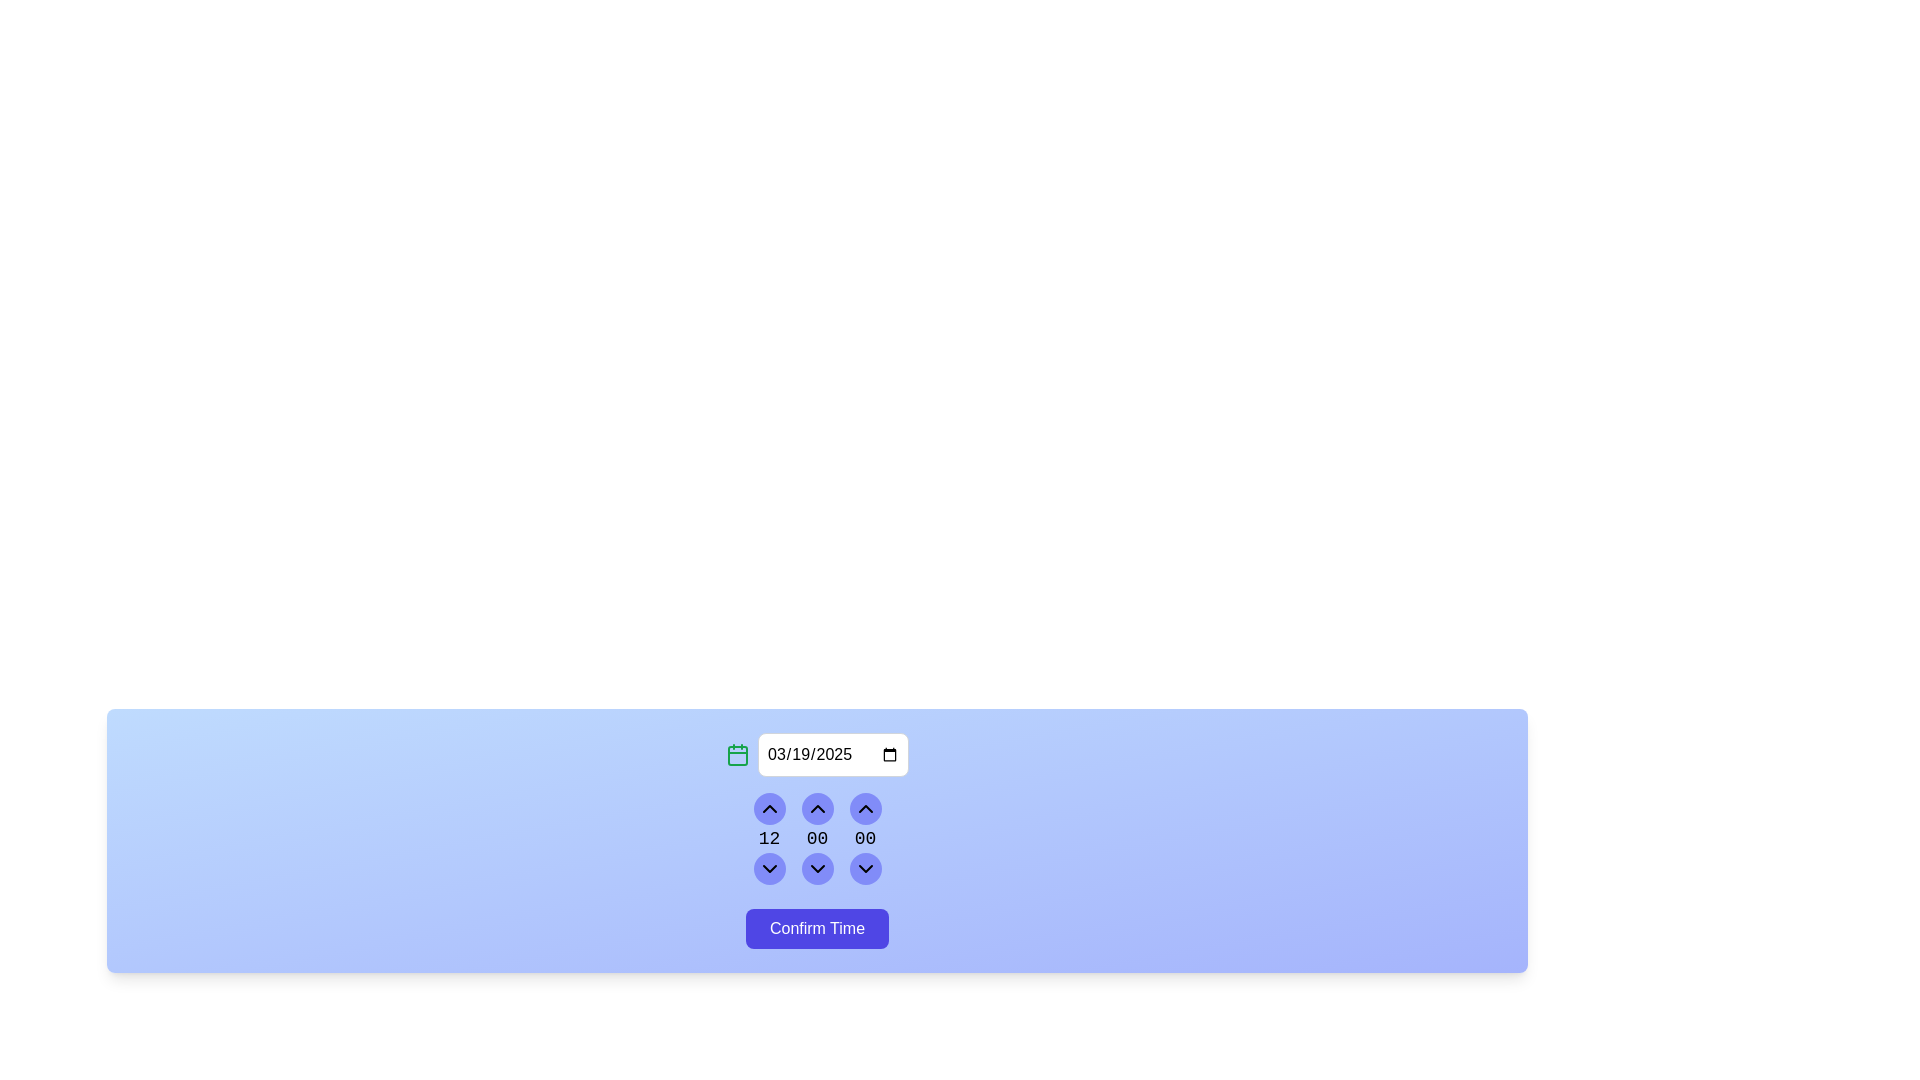 This screenshot has height=1080, width=1920. Describe the element at coordinates (865, 867) in the screenshot. I see `the circular indigo button with a downward chevron icon to decrease the value, located below the text '00'` at that location.